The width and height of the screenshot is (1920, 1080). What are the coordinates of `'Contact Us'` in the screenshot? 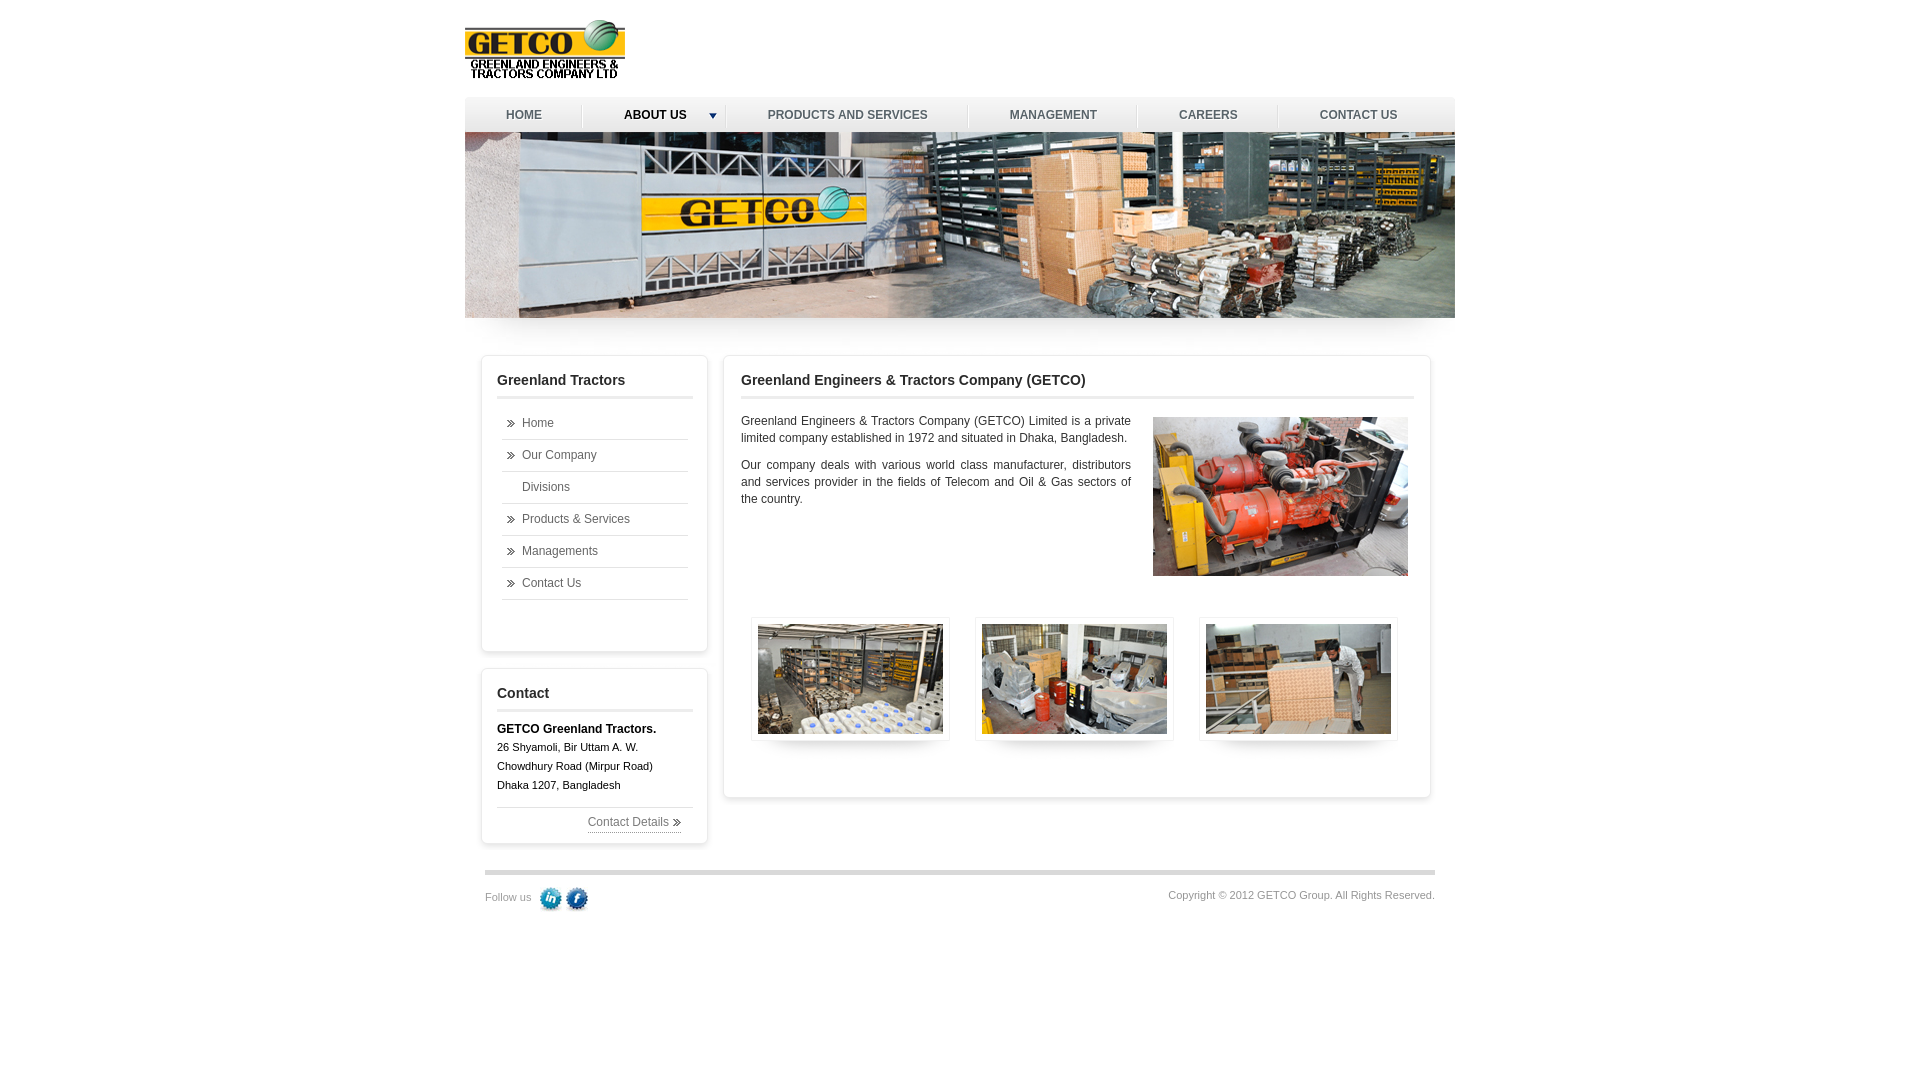 It's located at (594, 583).